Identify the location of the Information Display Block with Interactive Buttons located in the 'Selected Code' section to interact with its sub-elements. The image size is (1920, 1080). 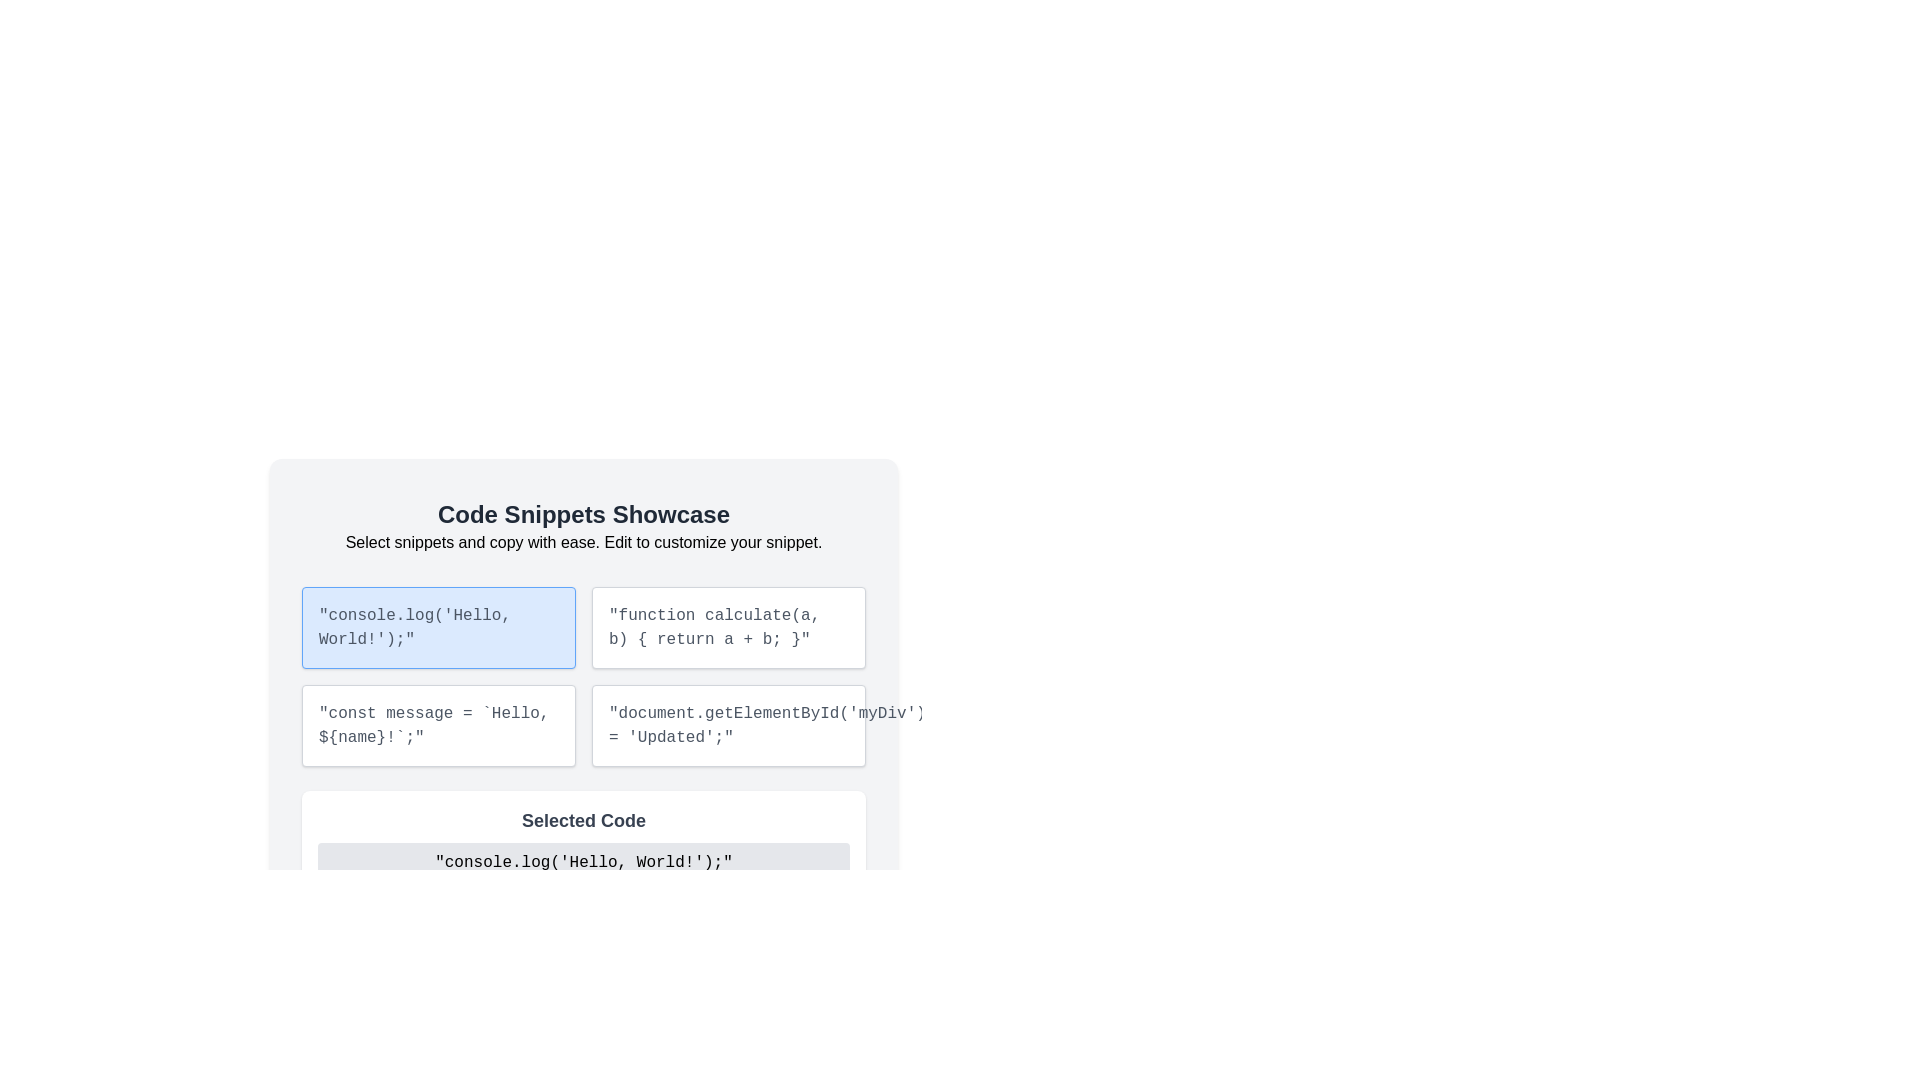
(583, 871).